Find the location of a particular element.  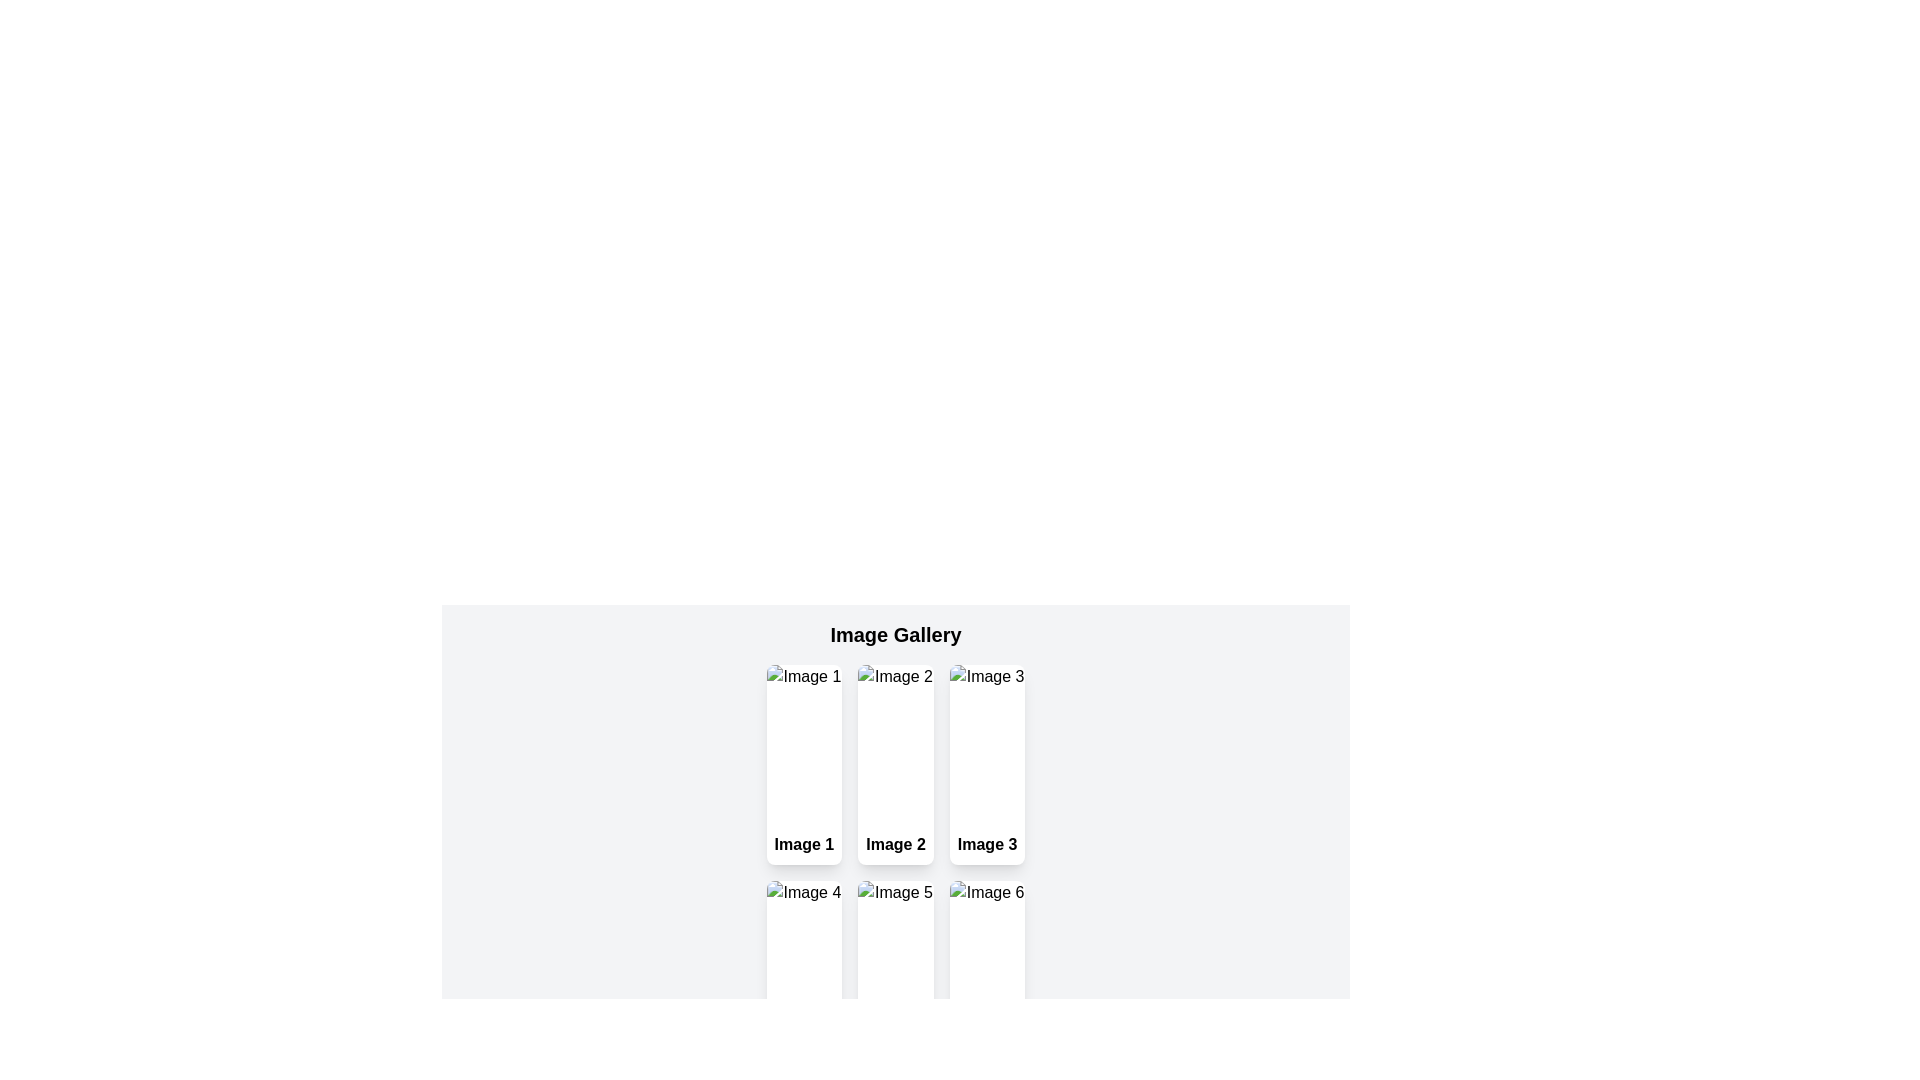

the text label 'Image 1', which is styled with a bold font and centered alignment, located in the leftmost column of a grid-like gallery layout is located at coordinates (804, 844).